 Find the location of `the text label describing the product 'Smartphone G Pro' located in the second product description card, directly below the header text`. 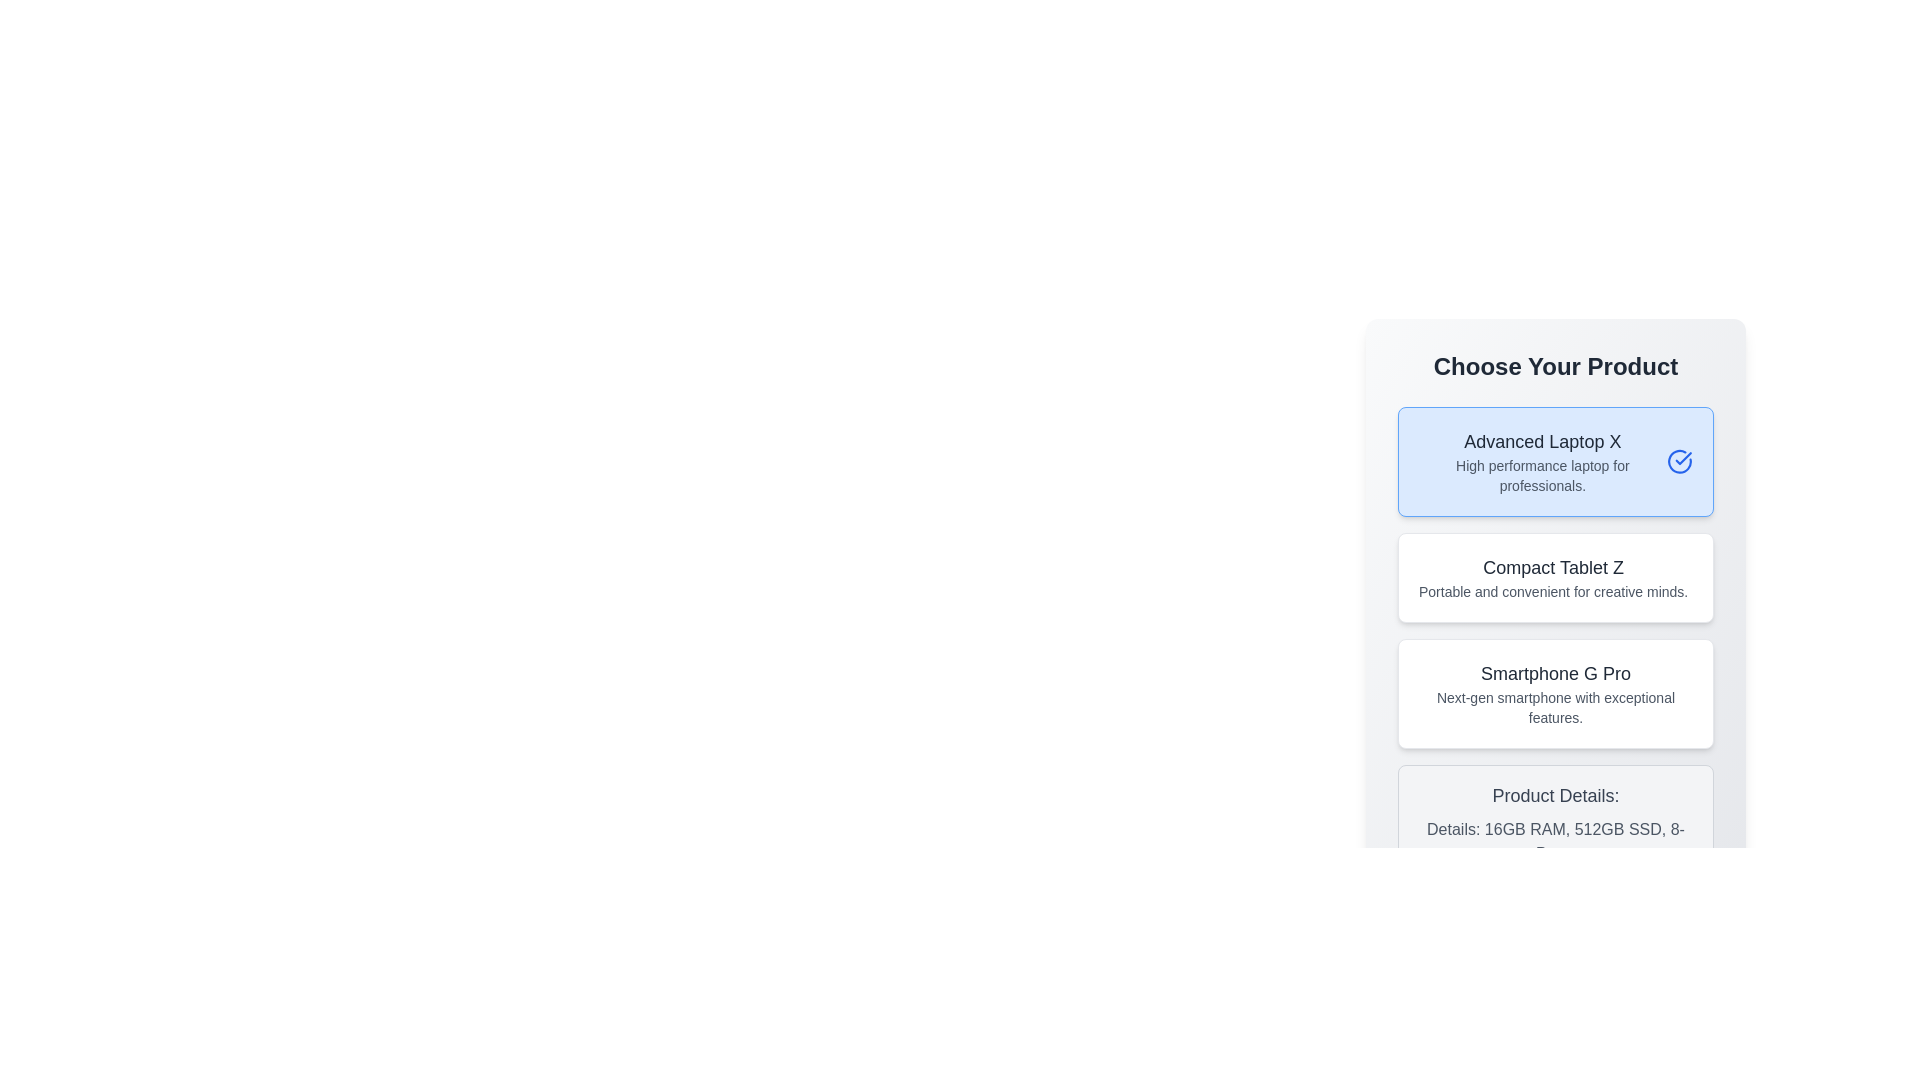

the text label describing the product 'Smartphone G Pro' located in the second product description card, directly below the header text is located at coordinates (1554, 707).